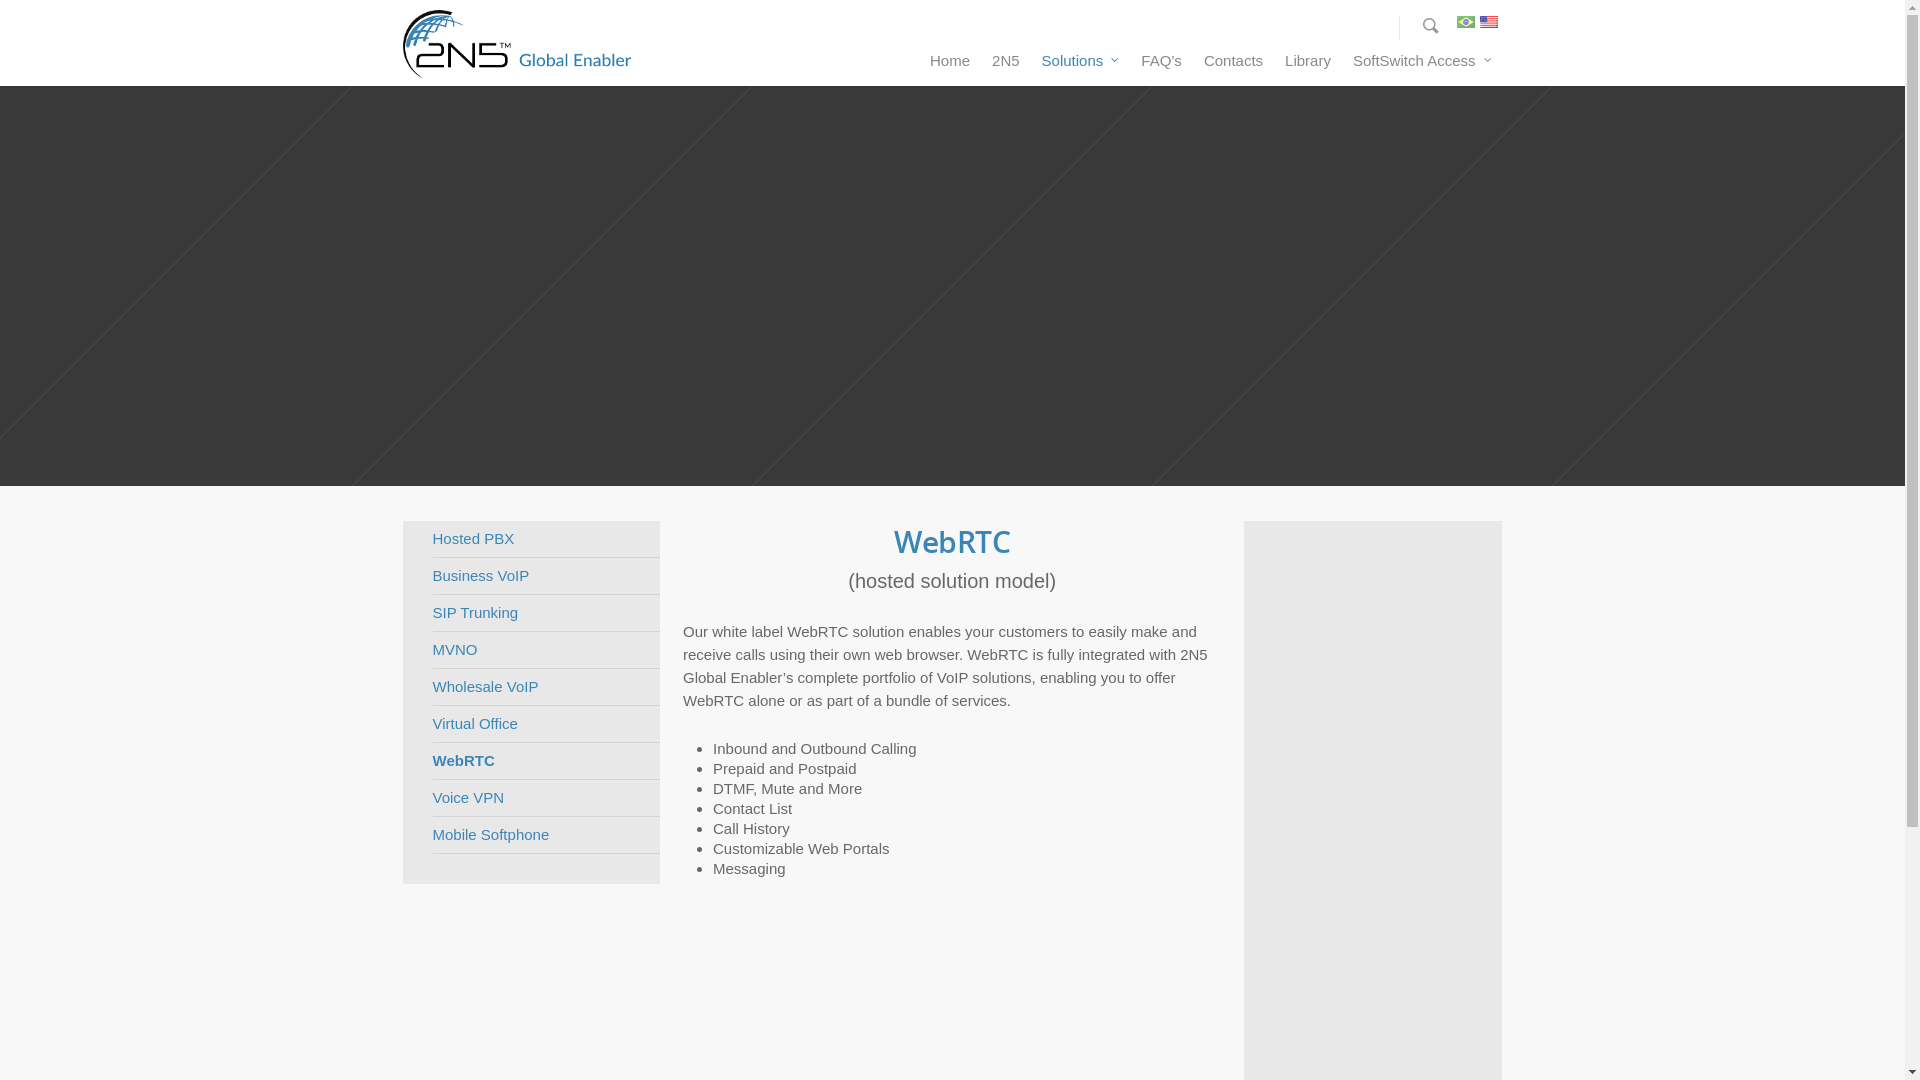 This screenshot has width=1920, height=1080. Describe the element at coordinates (1232, 64) in the screenshot. I see `'Contacts'` at that location.